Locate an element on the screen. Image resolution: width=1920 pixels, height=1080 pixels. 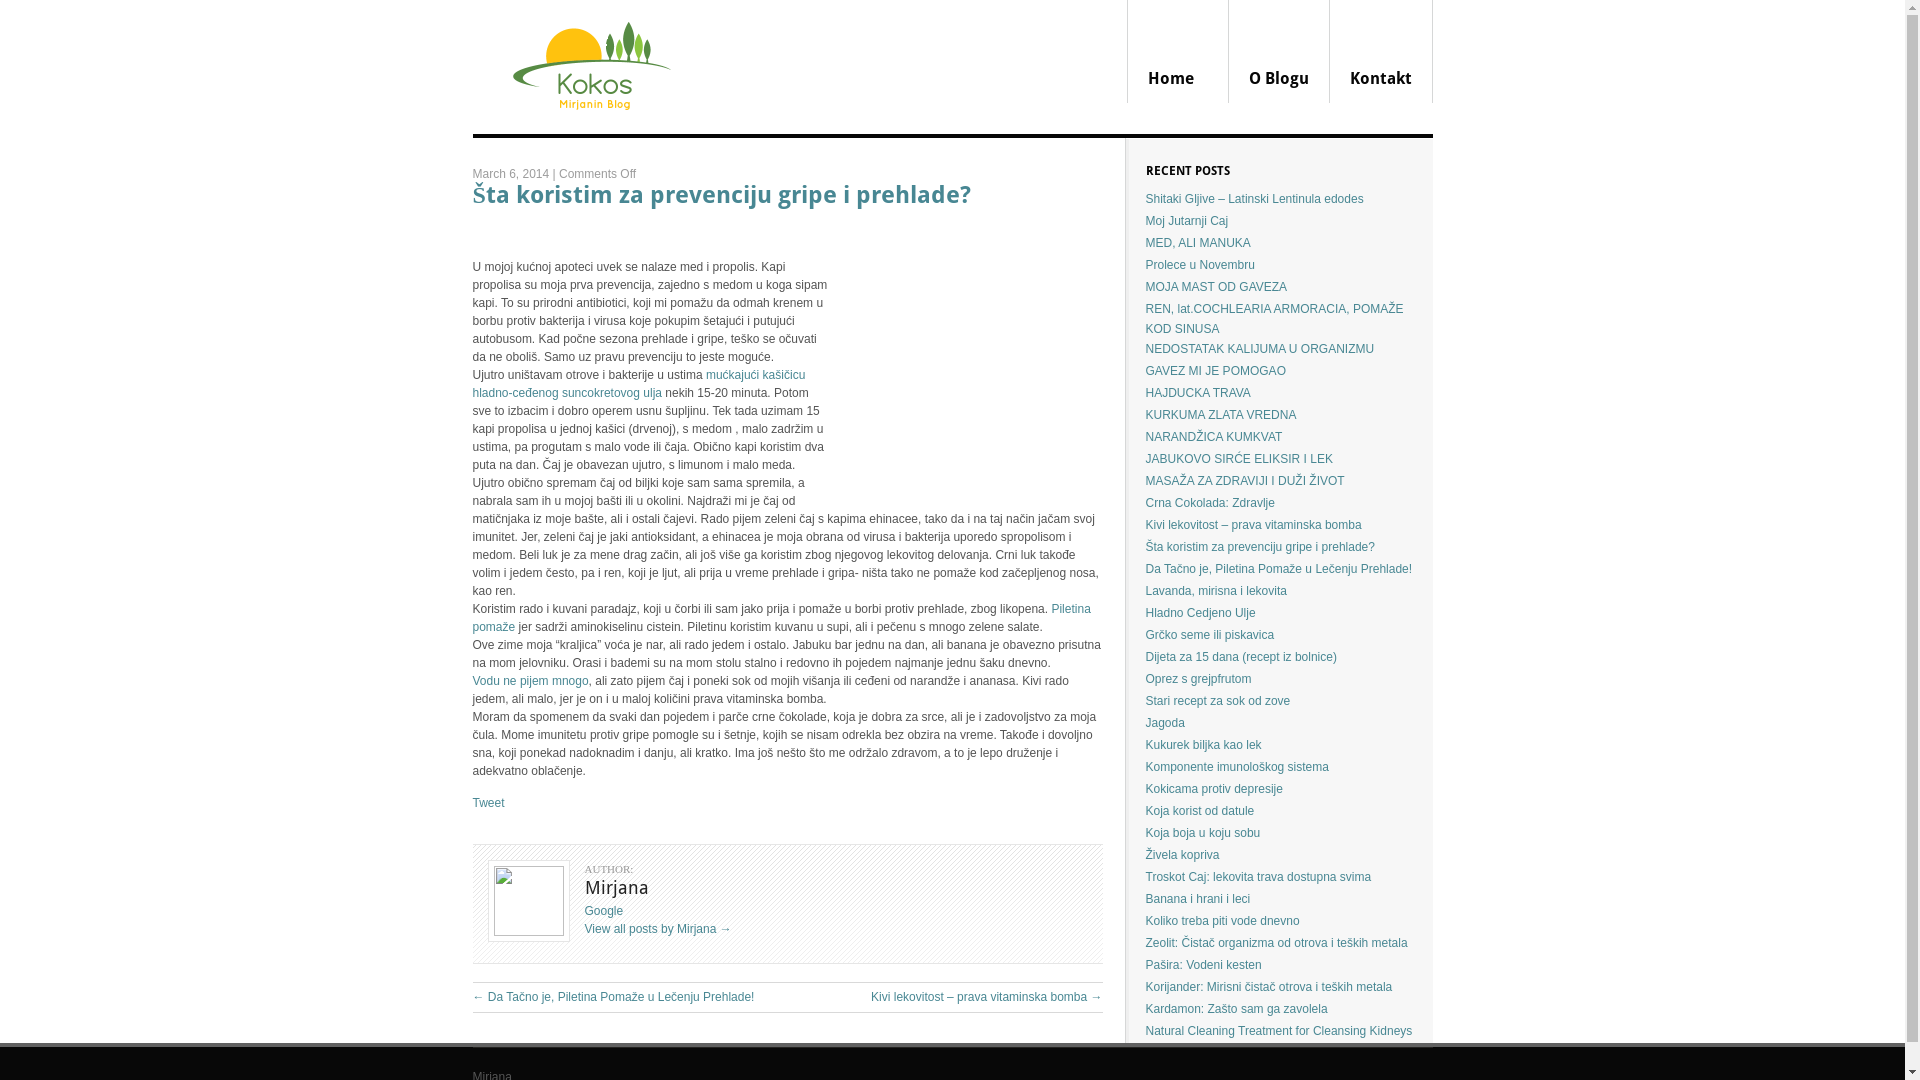
'Home' is located at coordinates (1128, 50).